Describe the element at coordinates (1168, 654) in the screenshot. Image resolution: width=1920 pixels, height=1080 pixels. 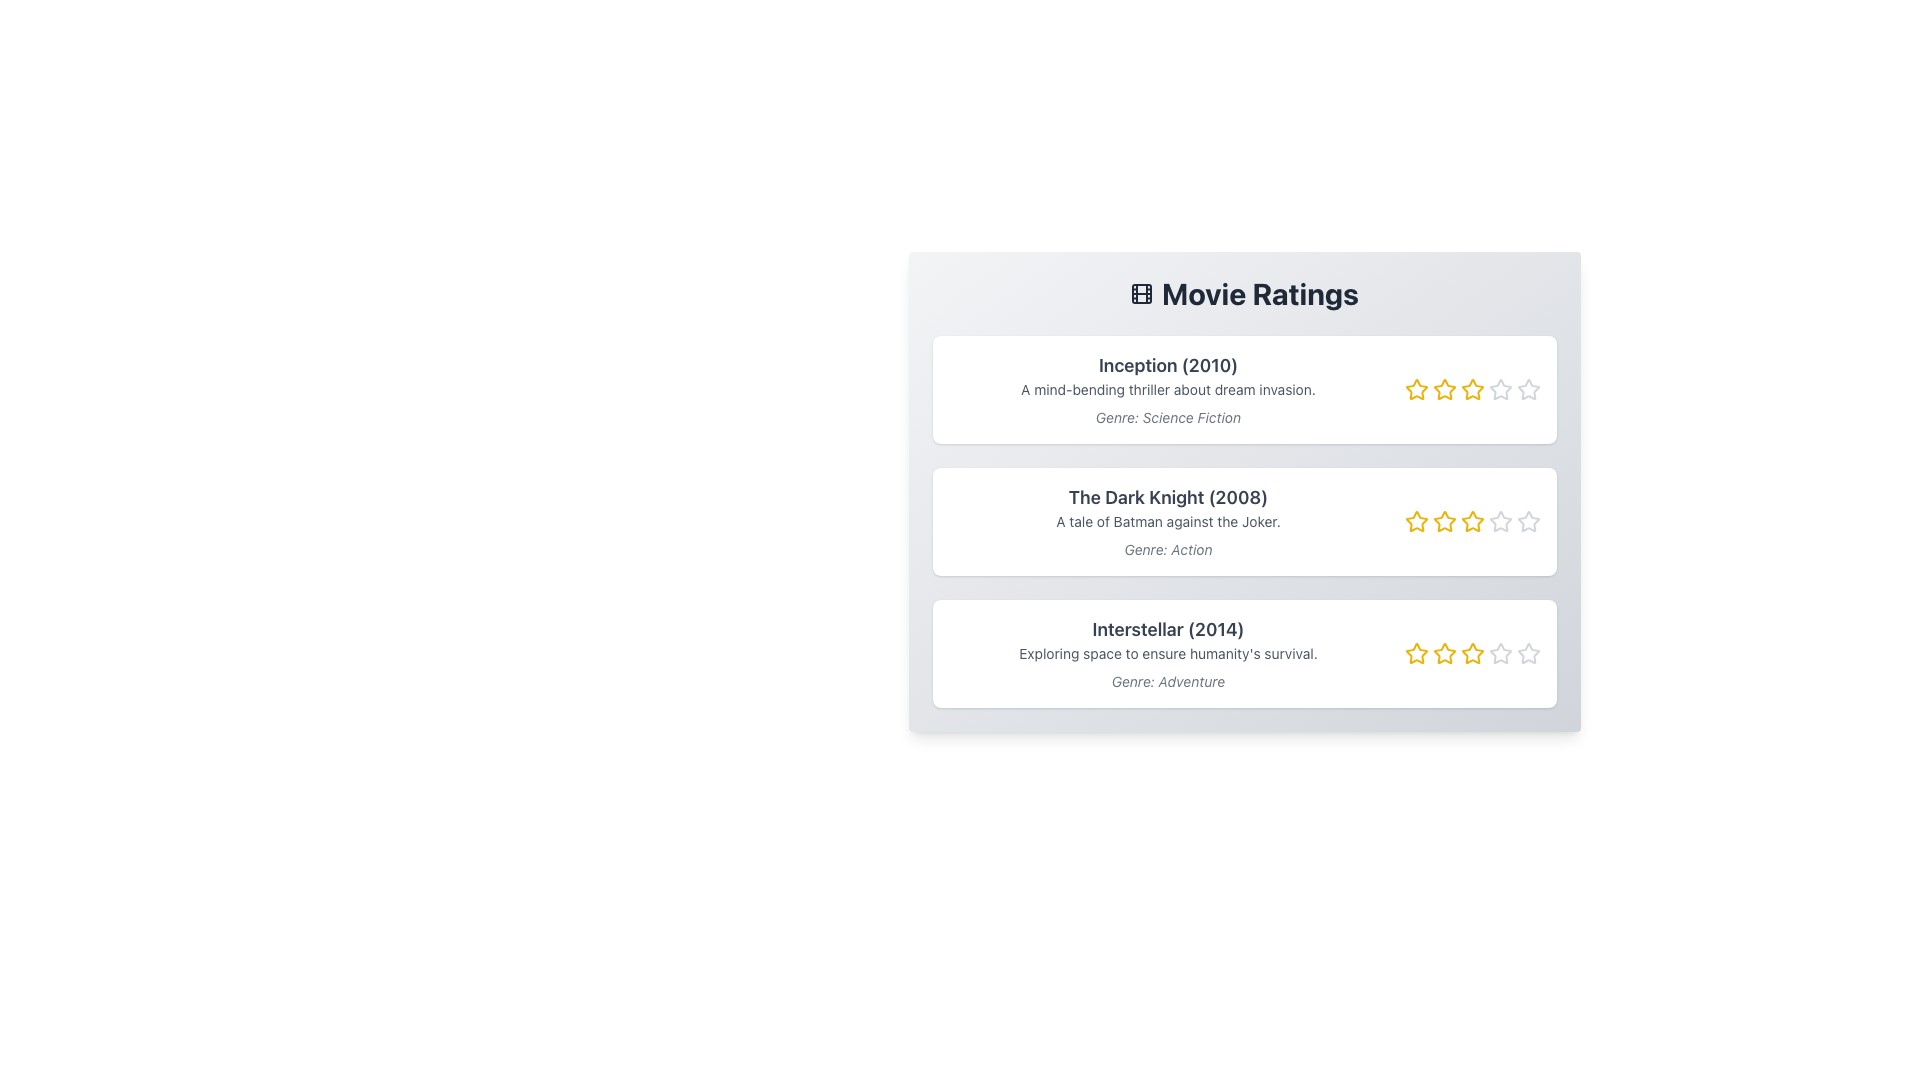
I see `the visual text component displaying information about the movie 'Interstellar (2014)'` at that location.